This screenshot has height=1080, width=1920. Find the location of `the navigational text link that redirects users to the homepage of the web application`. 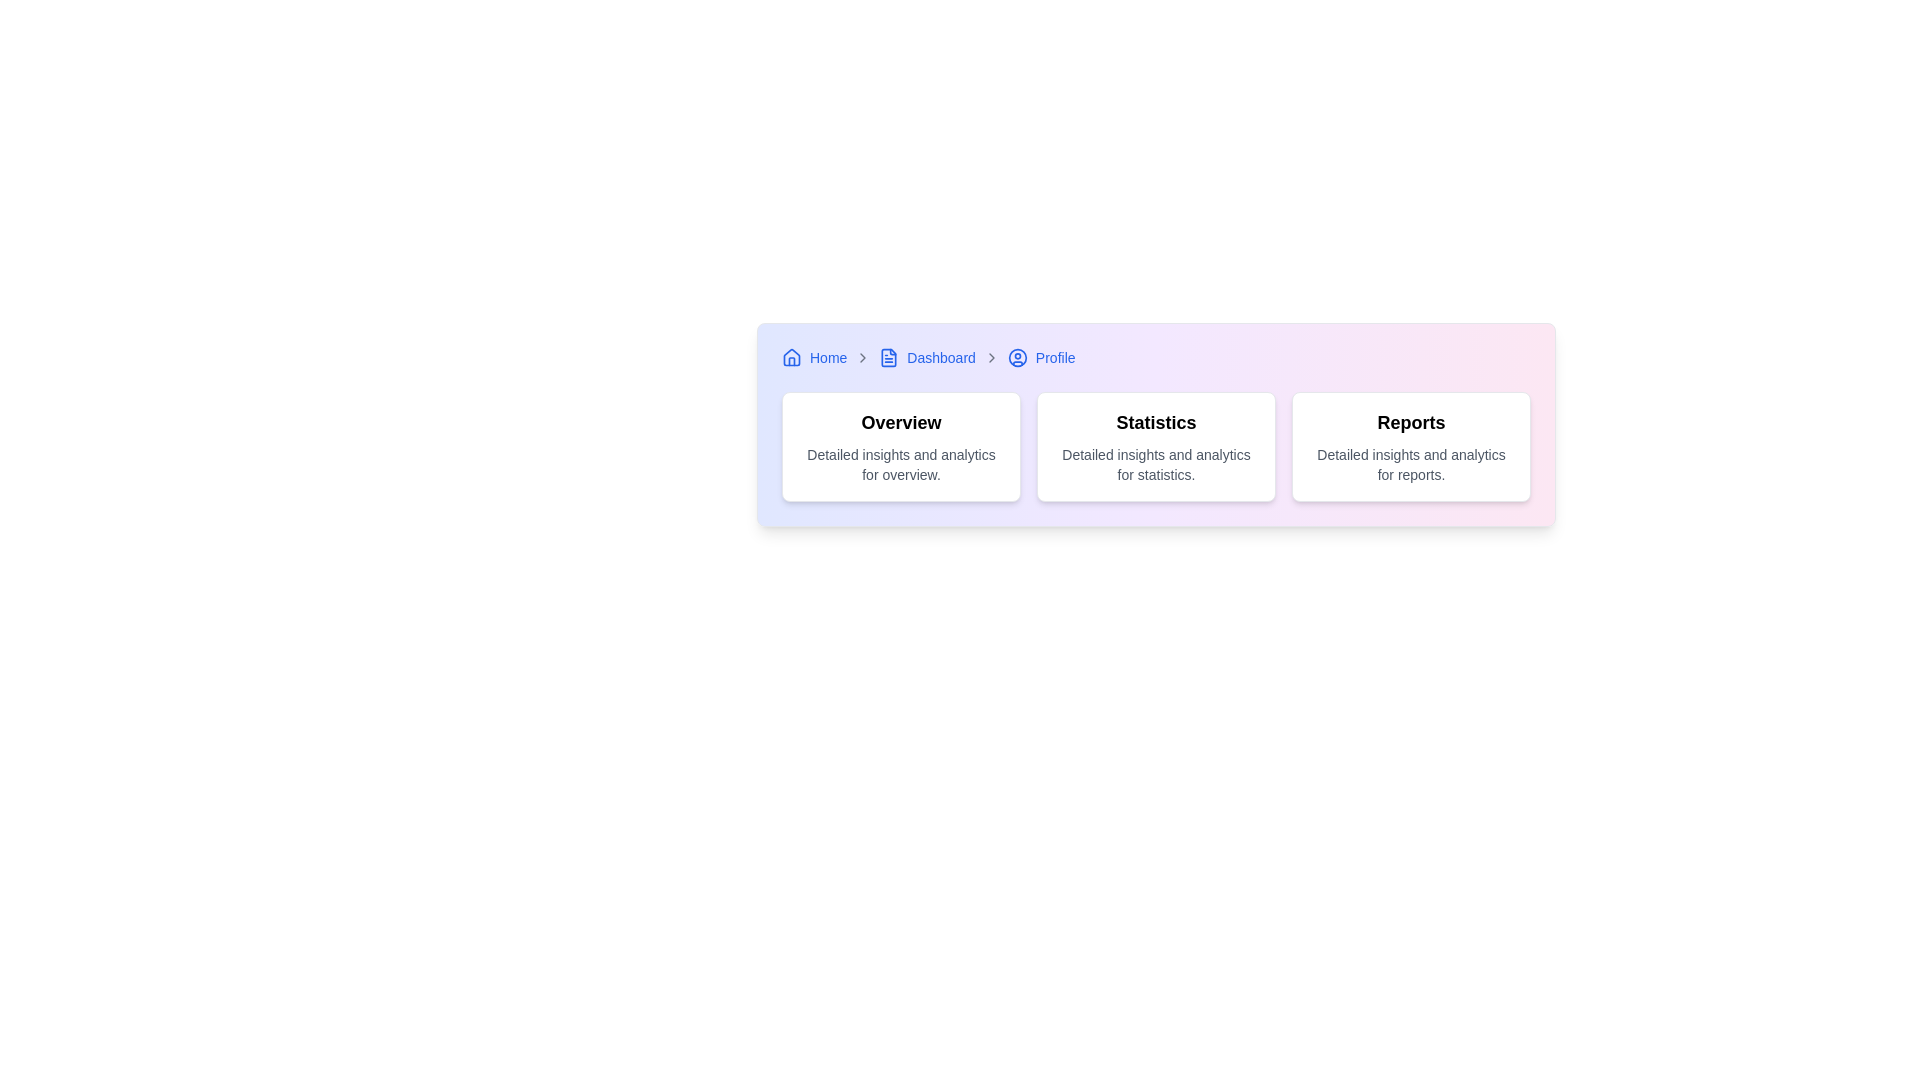

the navigational text link that redirects users to the homepage of the web application is located at coordinates (828, 357).